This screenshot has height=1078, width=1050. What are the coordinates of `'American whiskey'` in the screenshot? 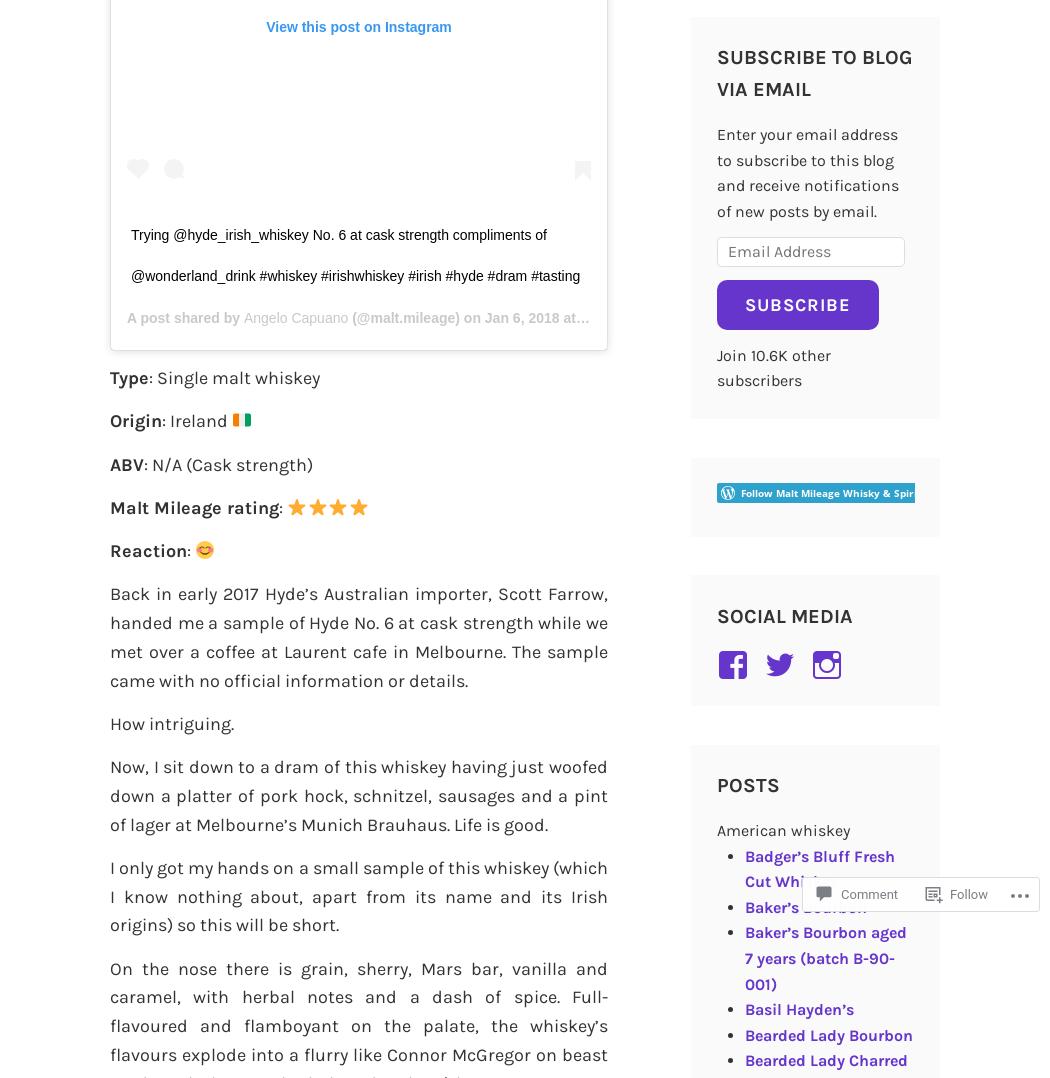 It's located at (782, 830).